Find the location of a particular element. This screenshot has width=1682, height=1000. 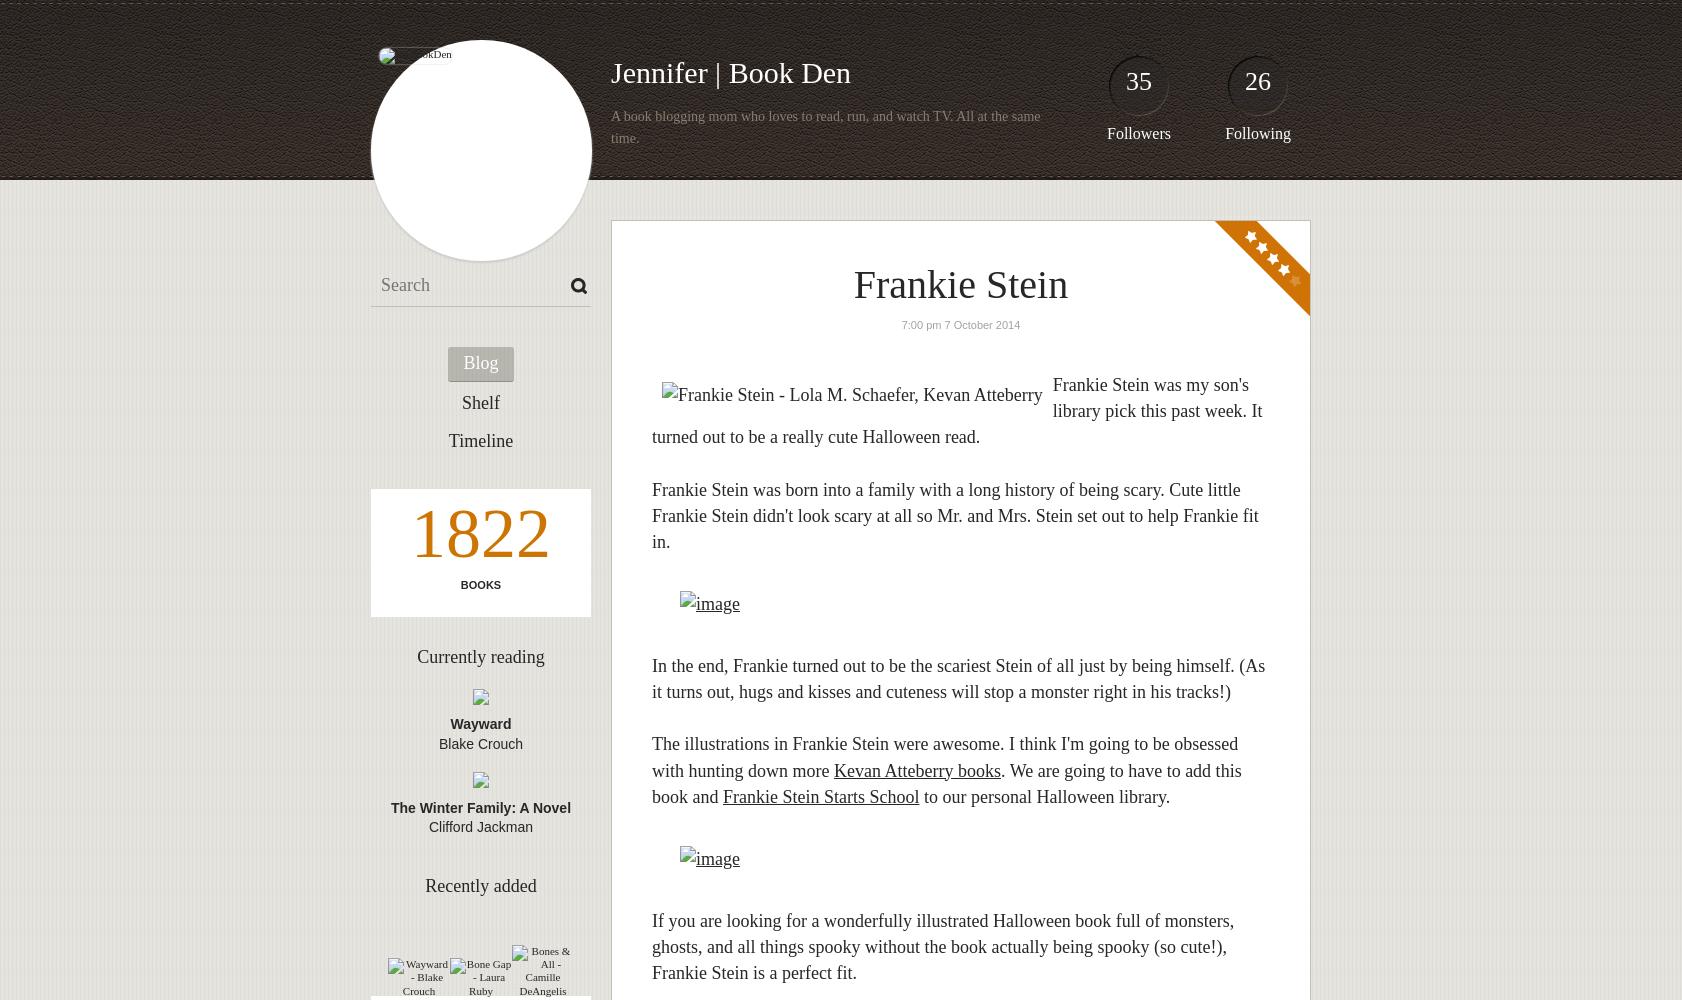

'The Winter Family: A Novel' is located at coordinates (480, 807).